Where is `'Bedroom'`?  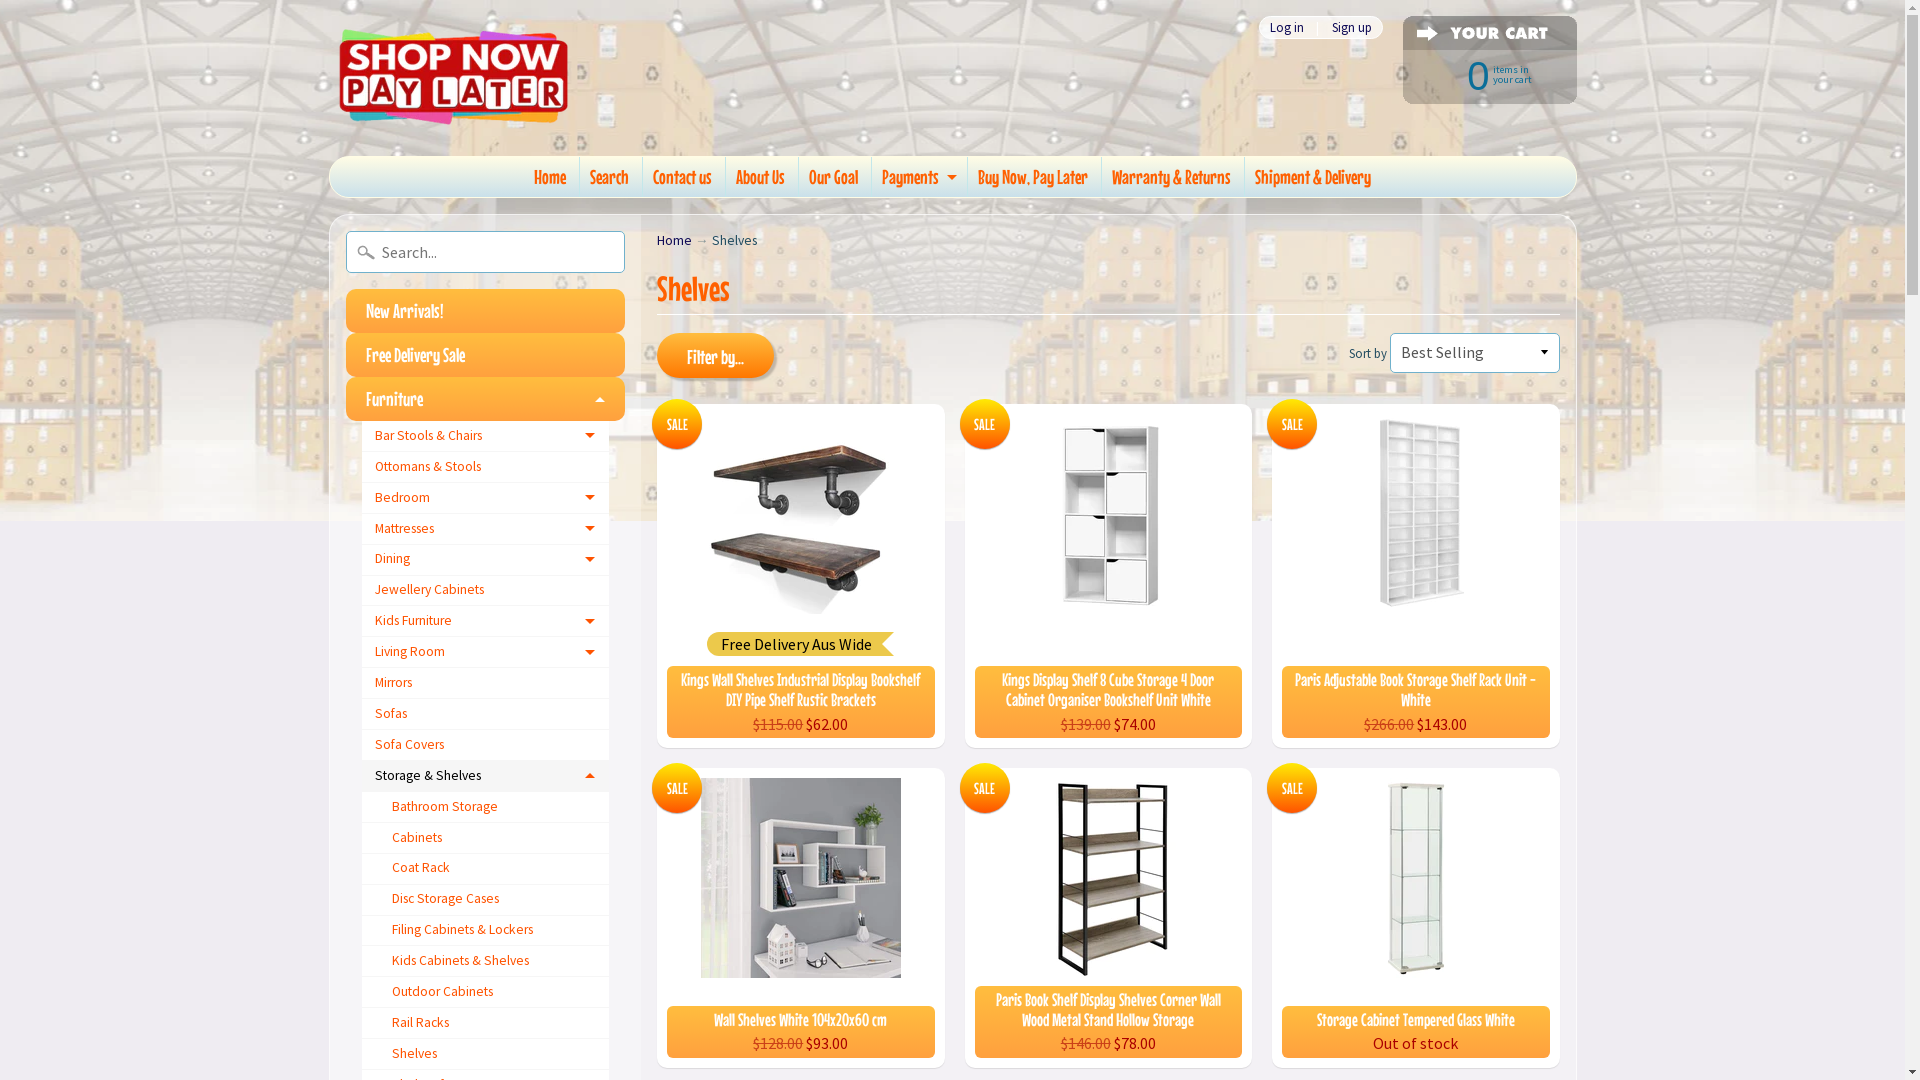 'Bedroom' is located at coordinates (361, 497).